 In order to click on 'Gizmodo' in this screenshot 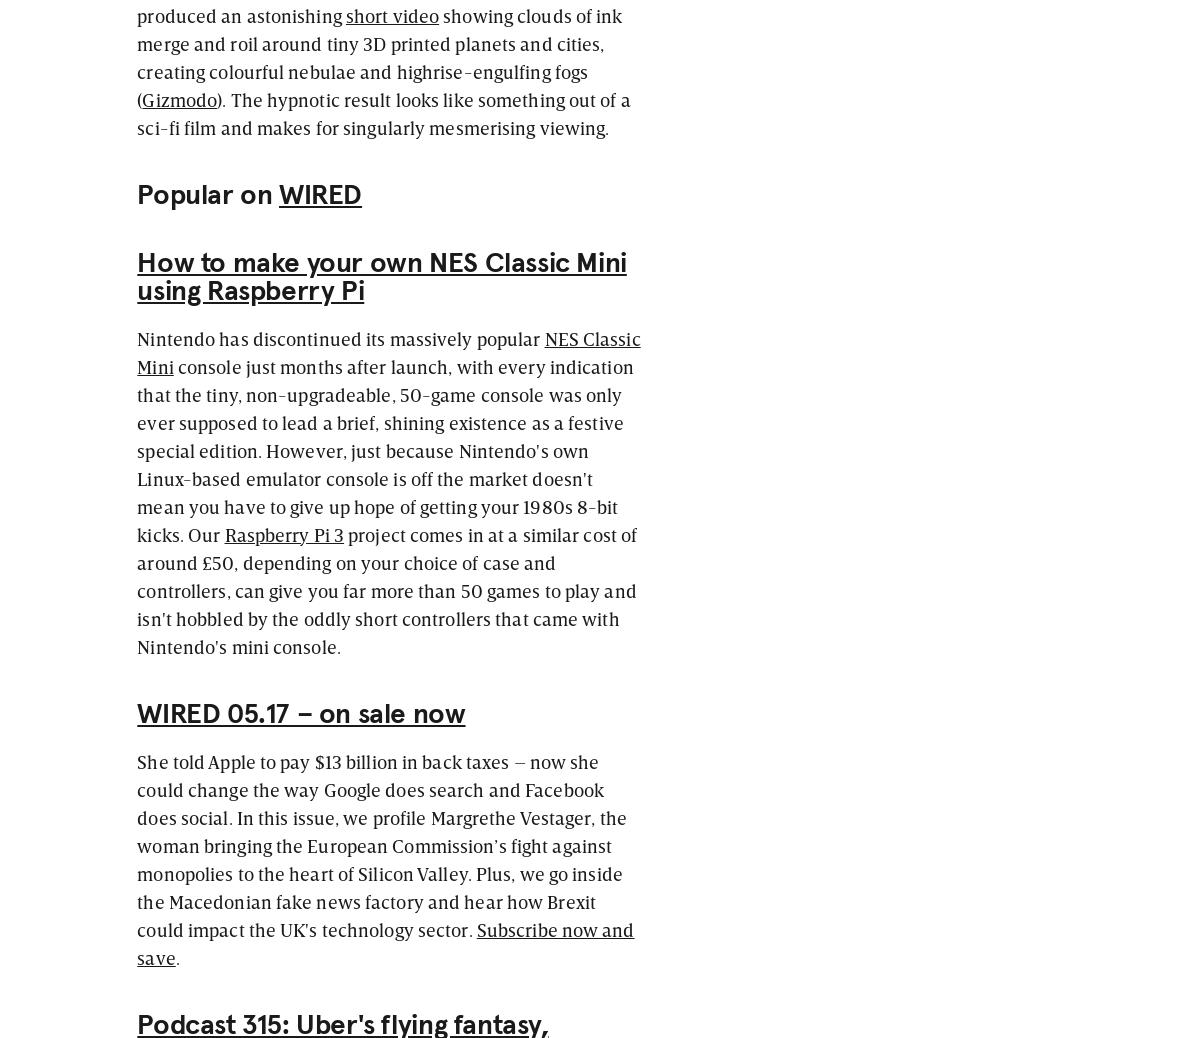, I will do `click(178, 97)`.